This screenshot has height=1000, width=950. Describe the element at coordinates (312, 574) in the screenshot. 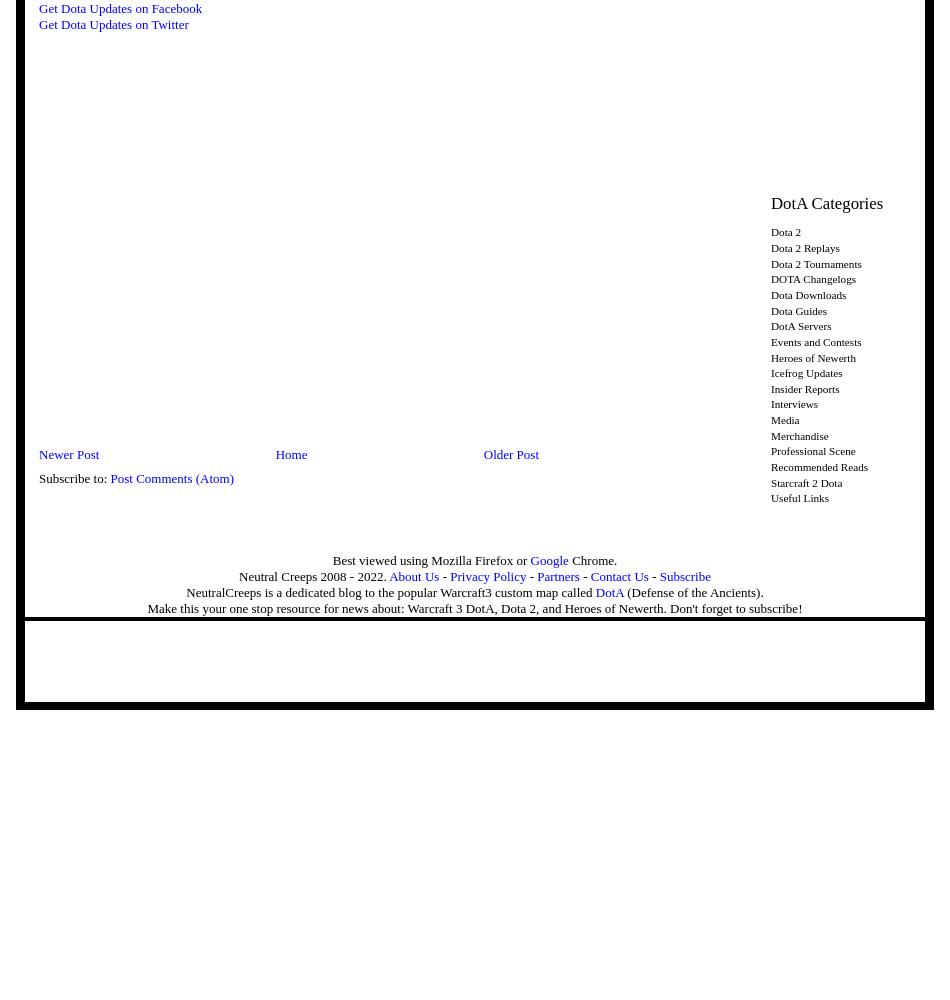

I see `'Neutral Creeps 2008 - 2022.'` at that location.